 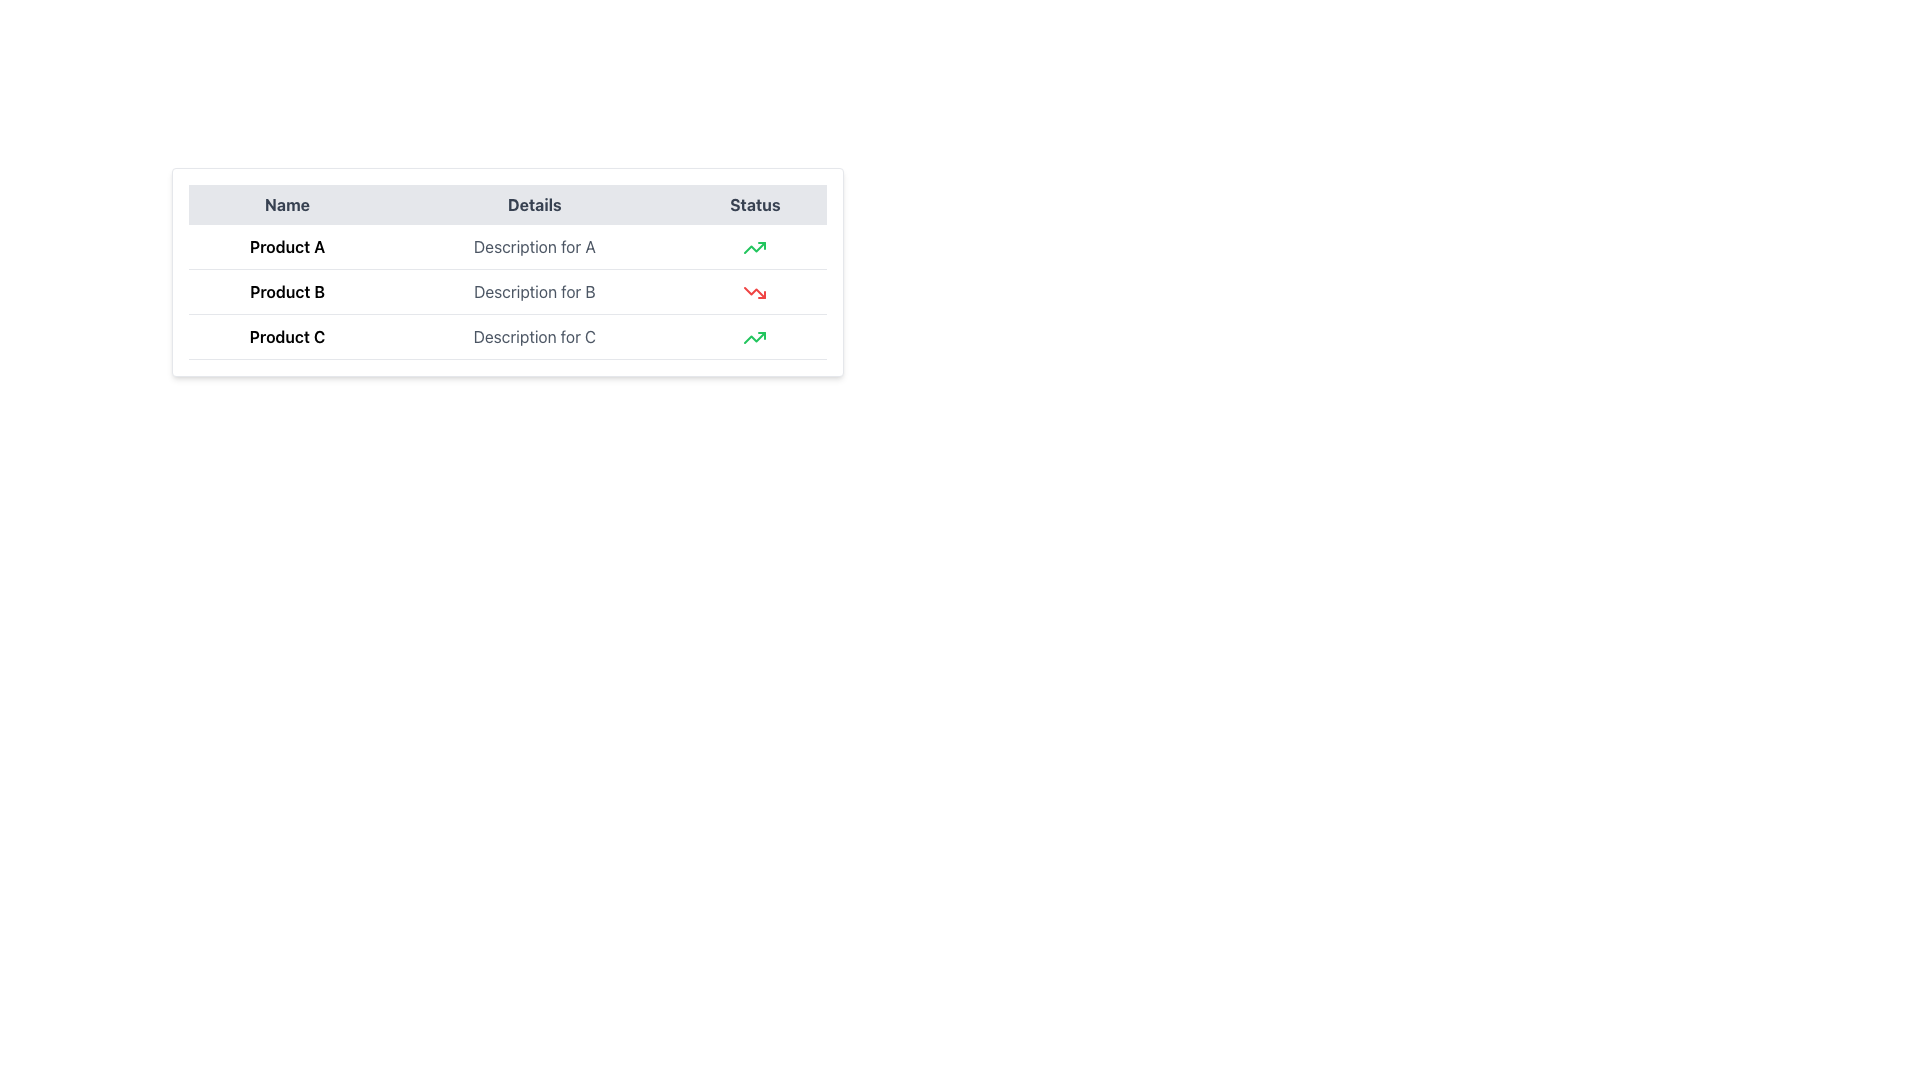 What do you see at coordinates (534, 335) in the screenshot?
I see `the descriptive label for 'Product C' located in the second column of the third row under the header 'Details'` at bounding box center [534, 335].